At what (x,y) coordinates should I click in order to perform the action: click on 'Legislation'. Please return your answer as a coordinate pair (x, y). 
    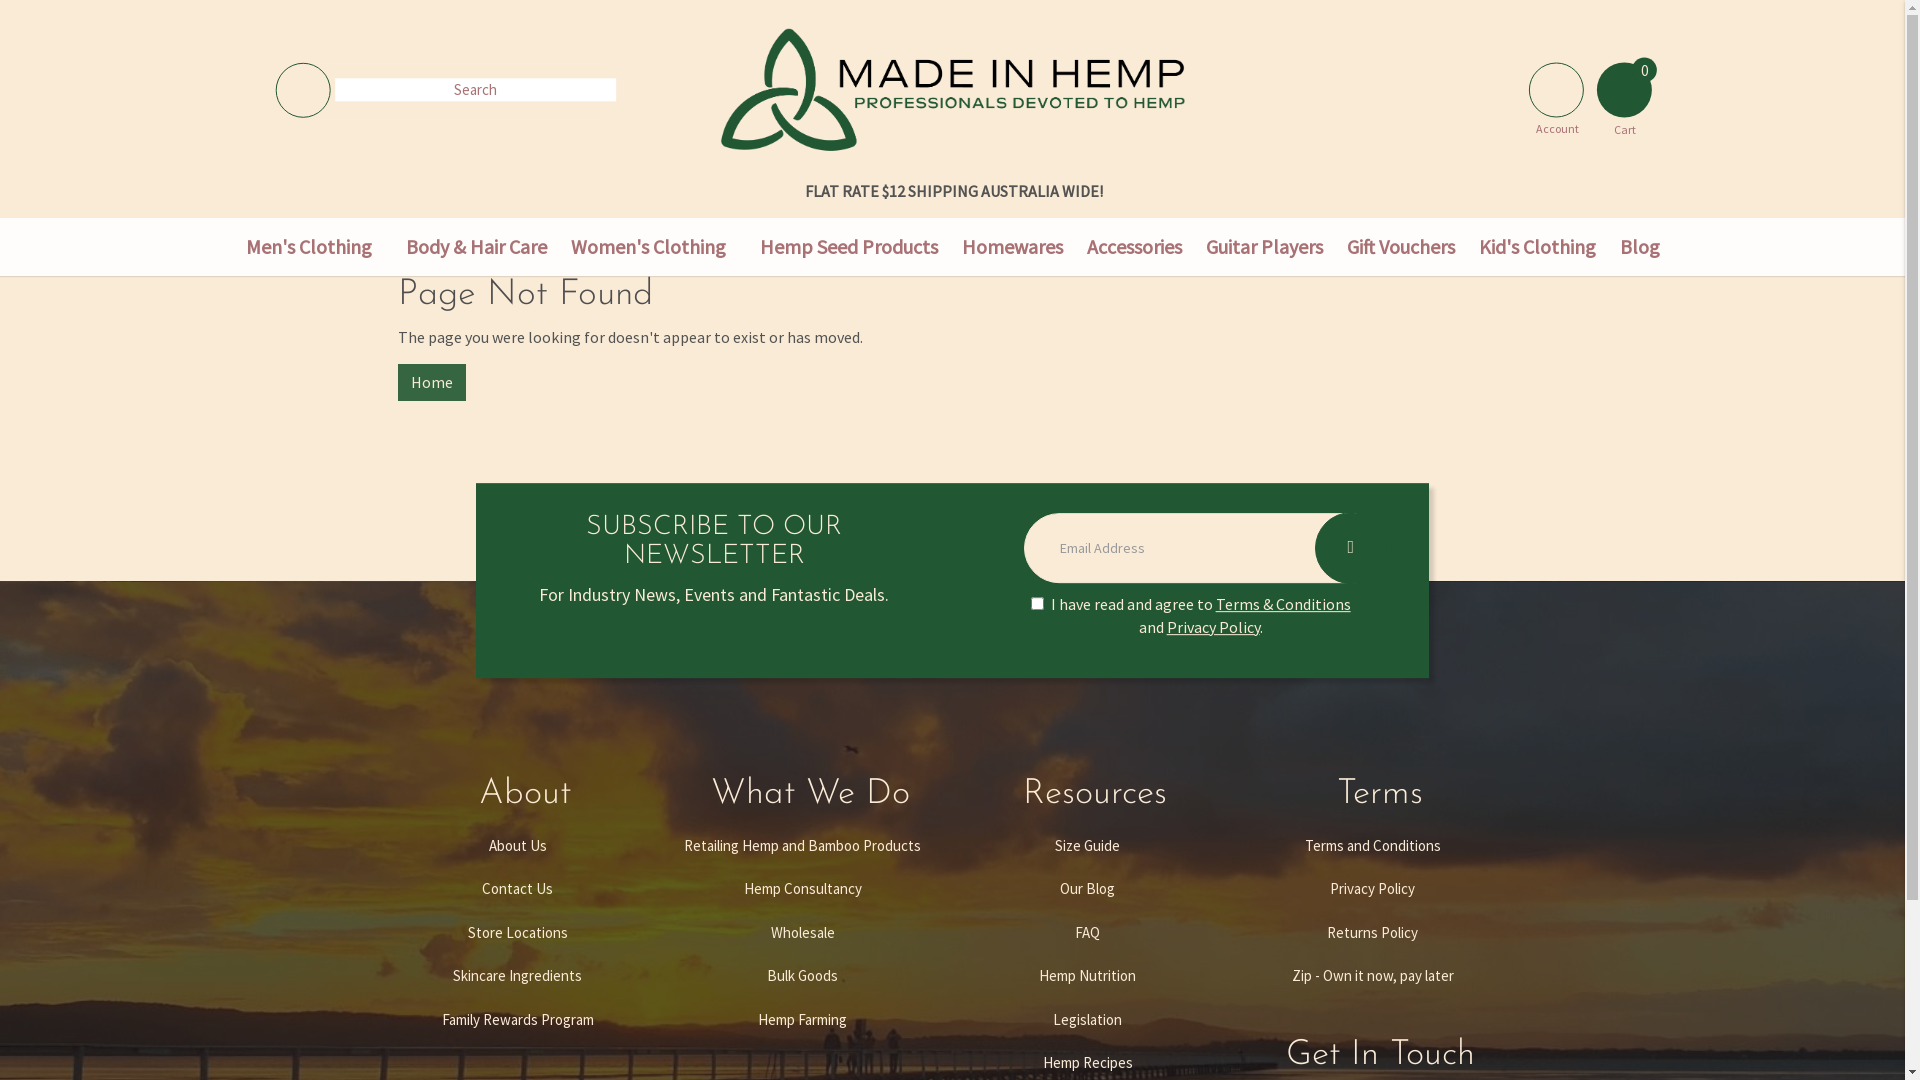
    Looking at the image, I should click on (1085, 1019).